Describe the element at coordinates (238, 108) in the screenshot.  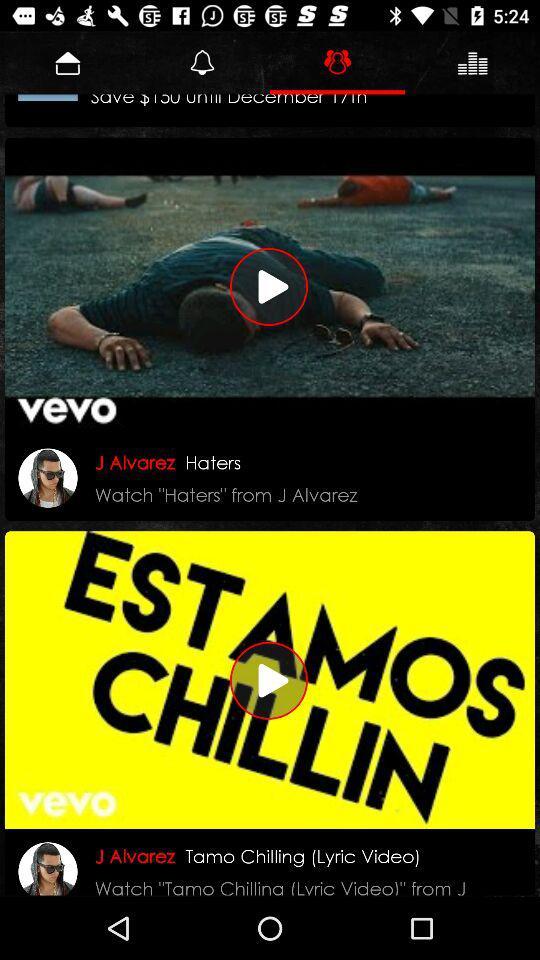
I see `the ste anne s item` at that location.